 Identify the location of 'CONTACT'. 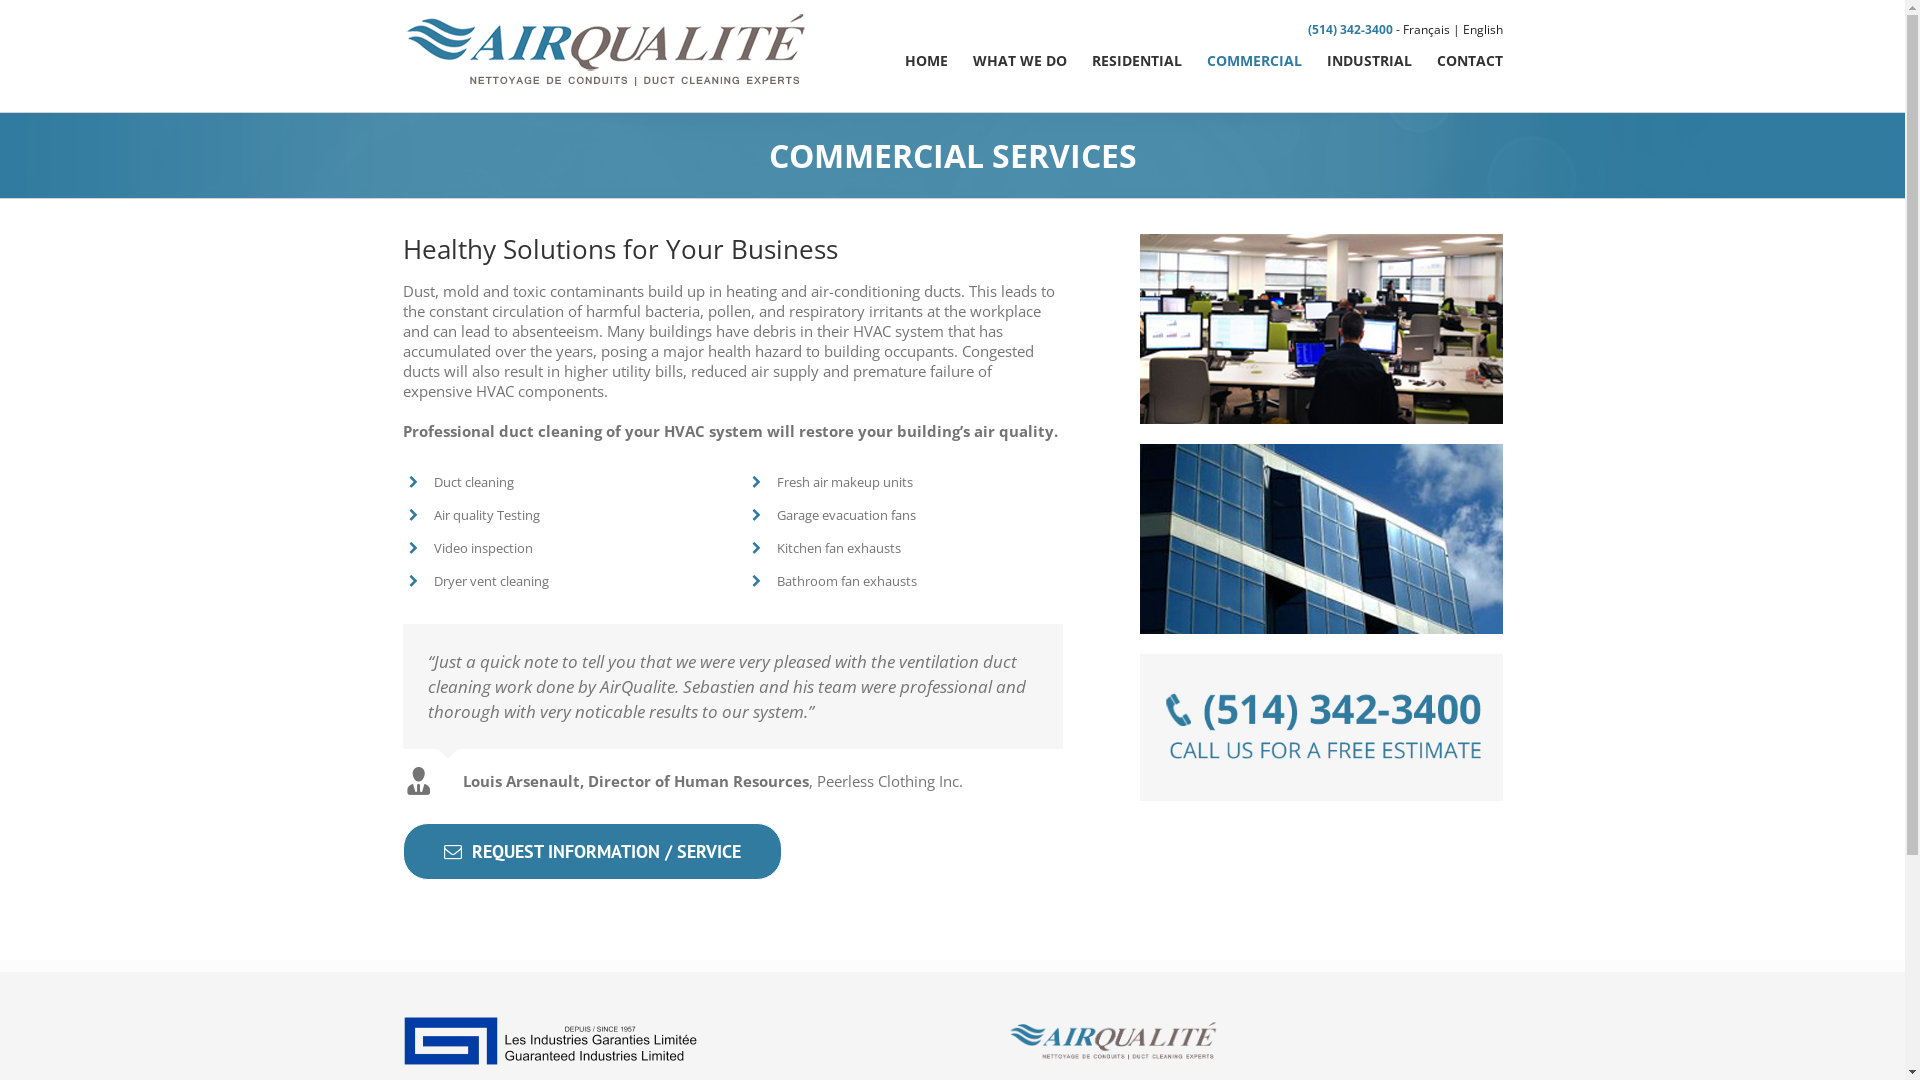
(1434, 57).